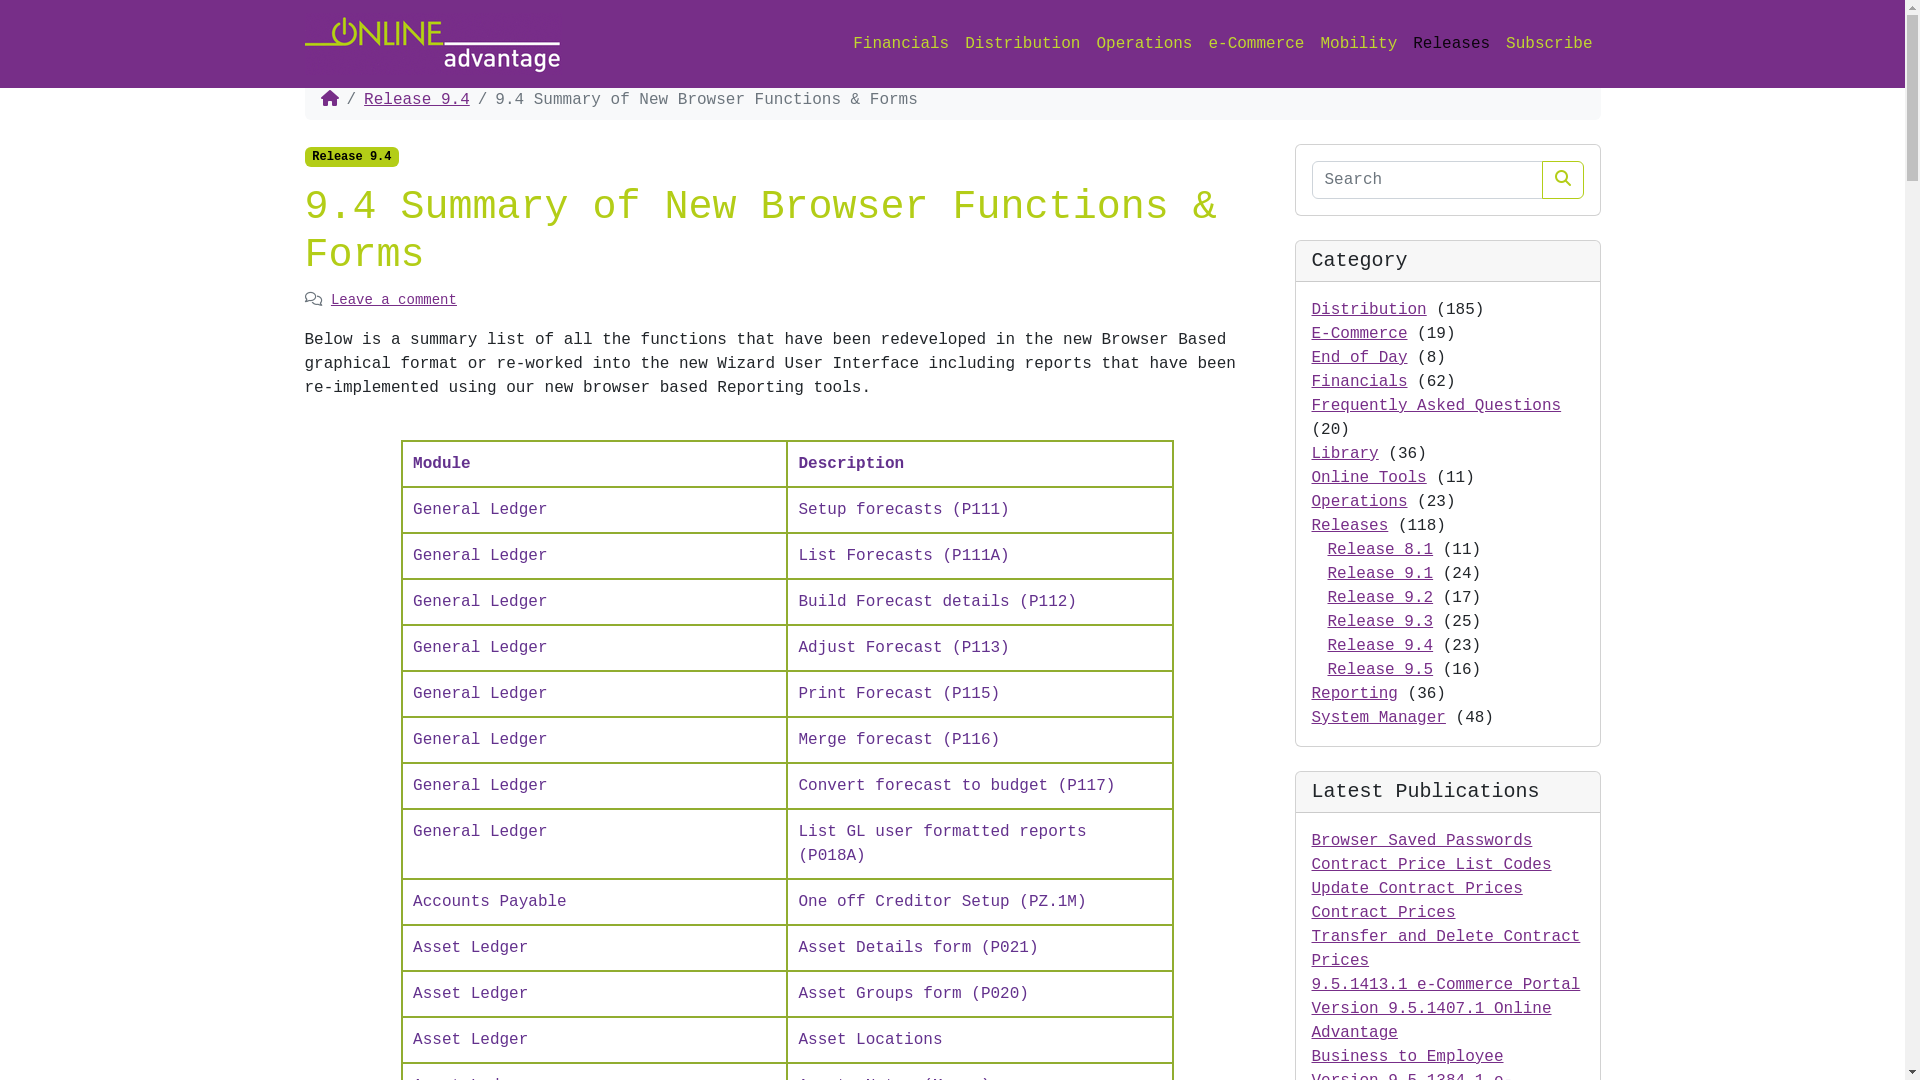 The height and width of the screenshot is (1080, 1920). What do you see at coordinates (1345, 454) in the screenshot?
I see `'Library'` at bounding box center [1345, 454].